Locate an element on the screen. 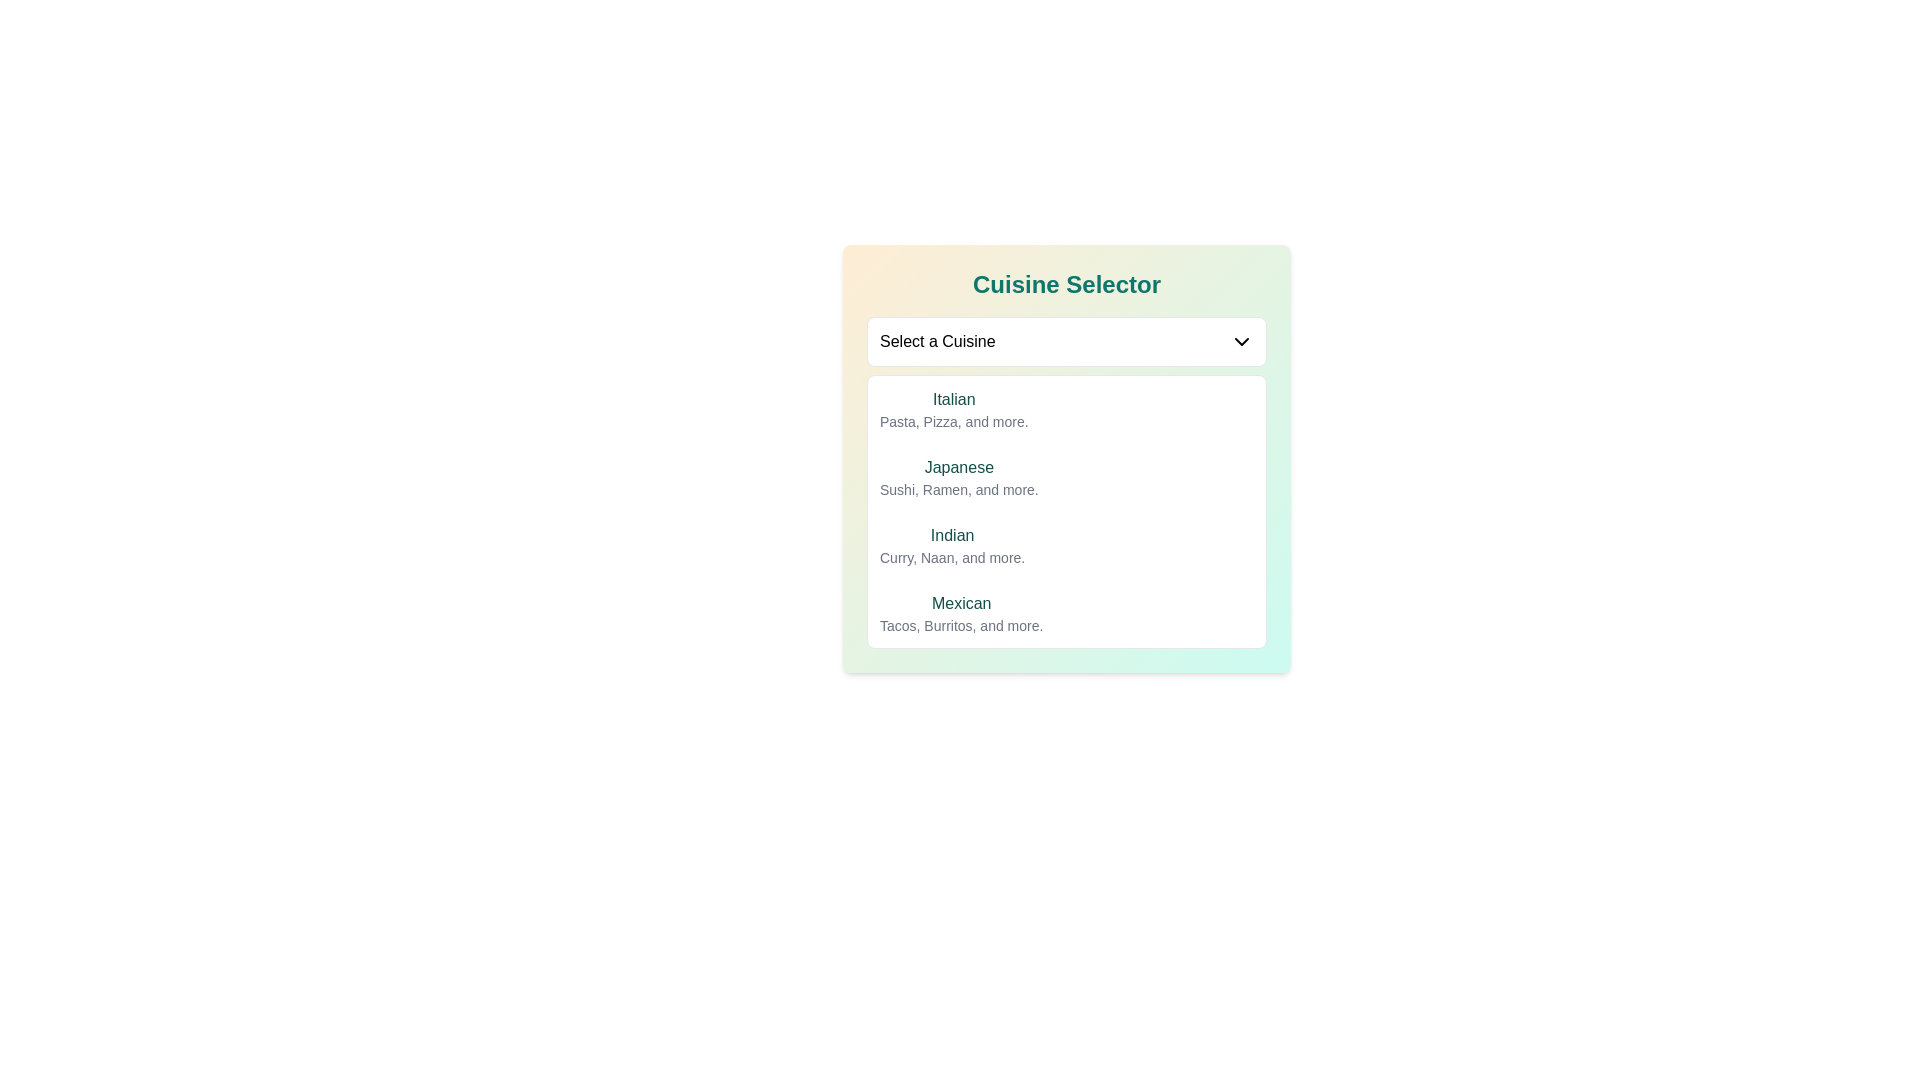  the 'Japanese' selectable option in the 'Cuisine Selector' dropdown menu is located at coordinates (958, 478).